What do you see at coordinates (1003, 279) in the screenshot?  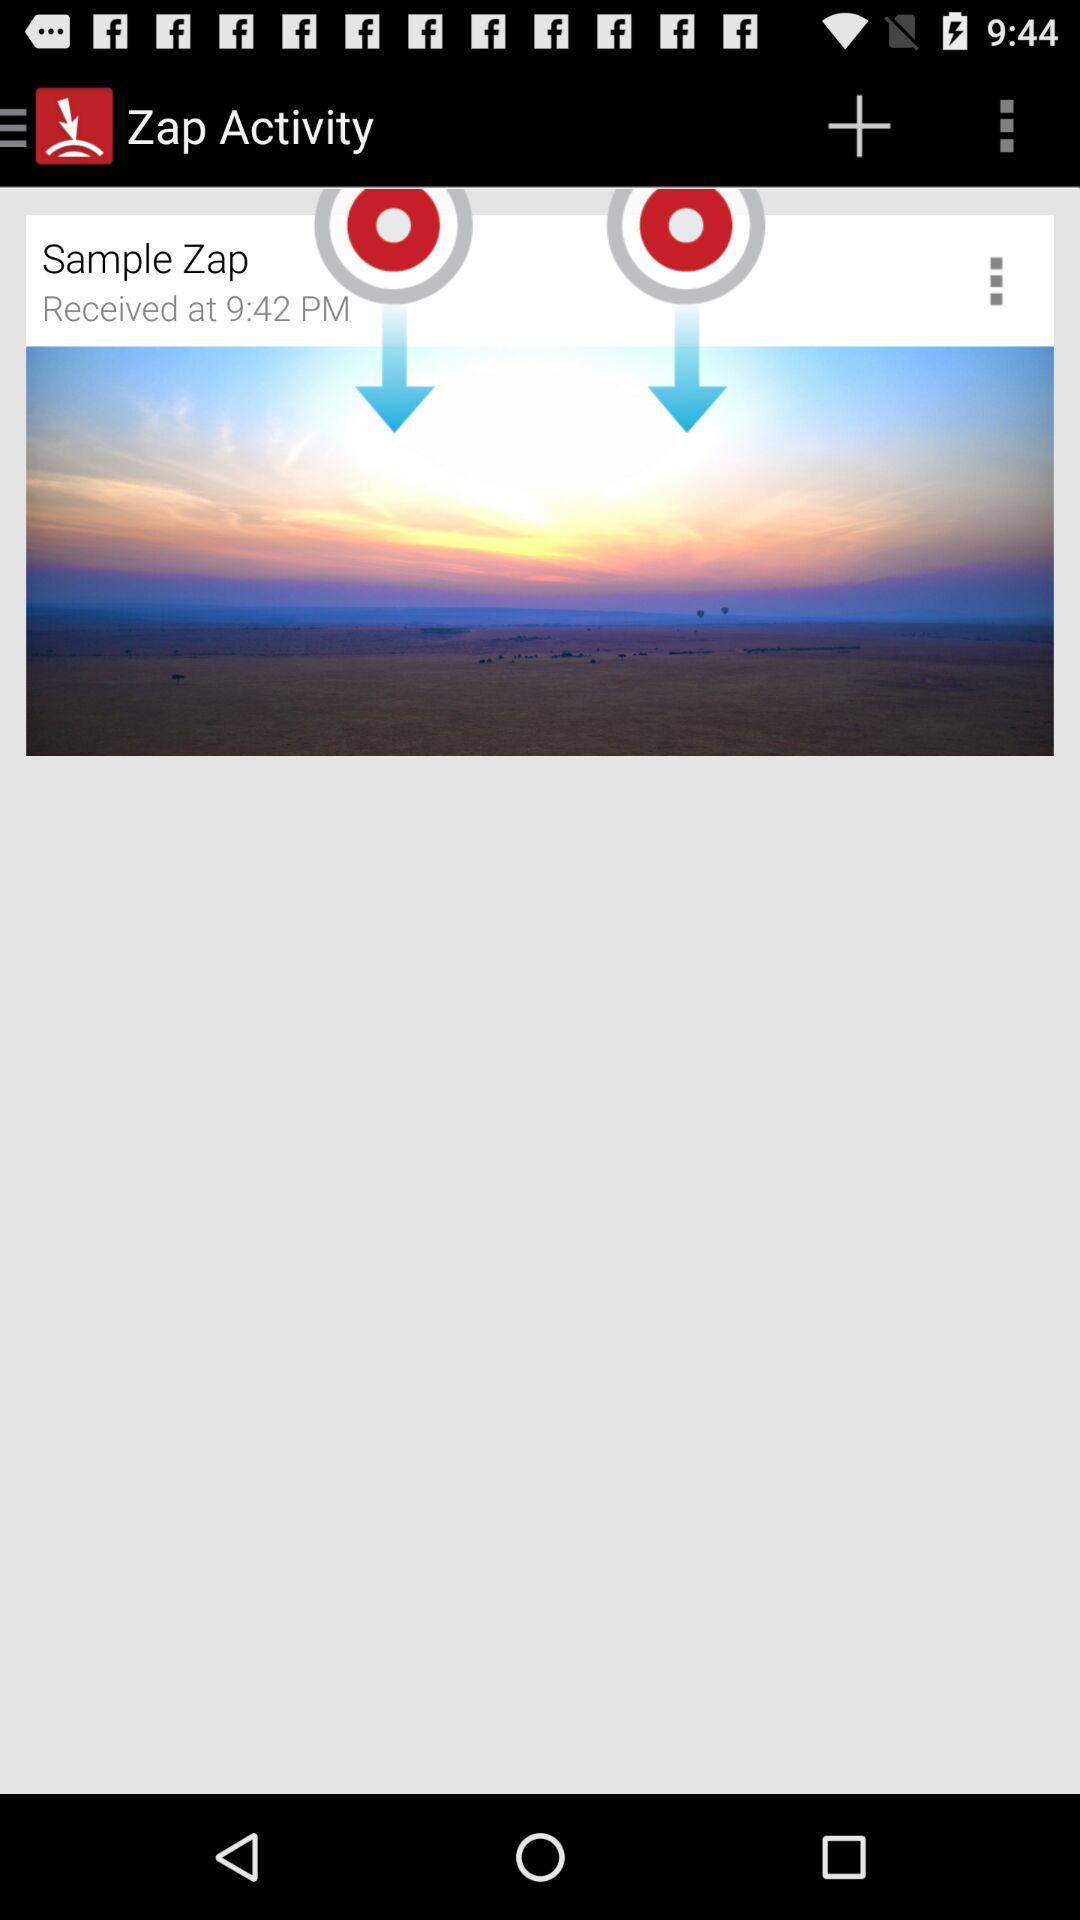 I see `show more` at bounding box center [1003, 279].